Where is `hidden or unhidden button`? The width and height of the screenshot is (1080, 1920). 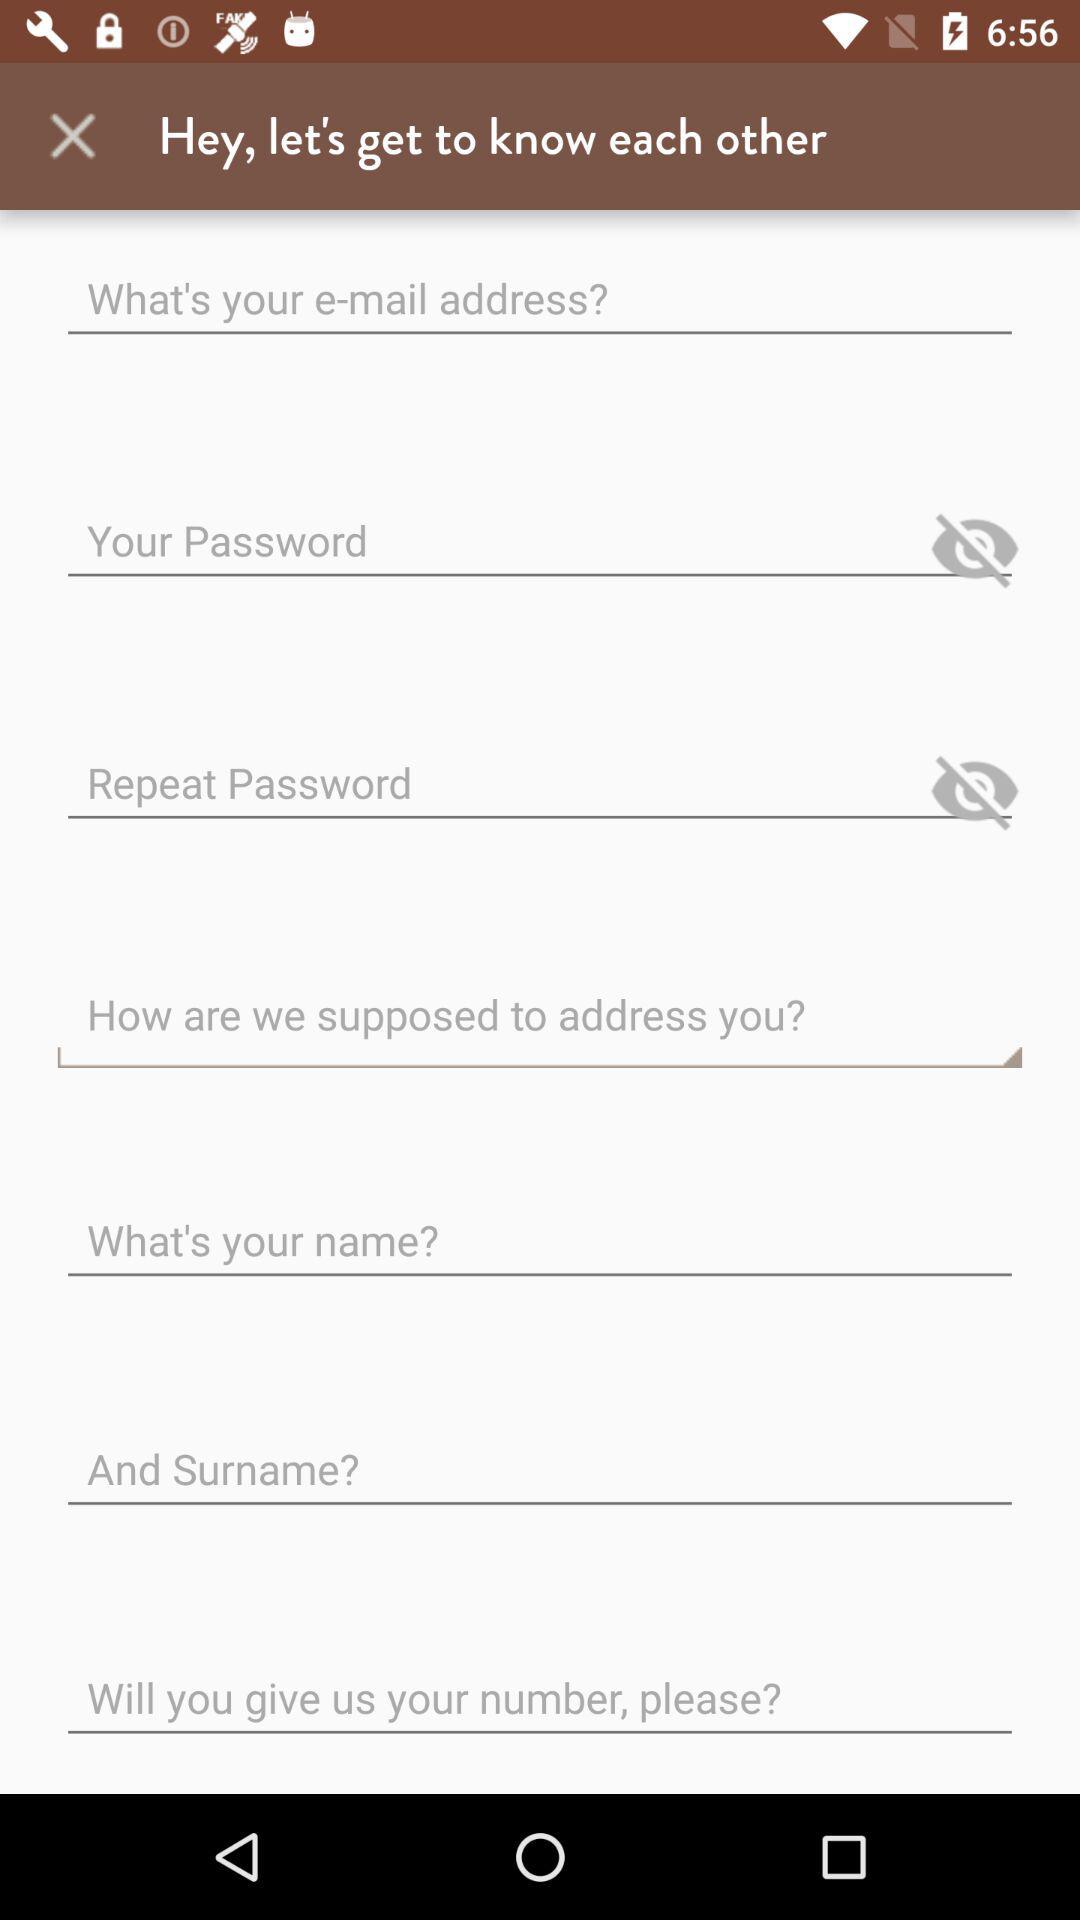 hidden or unhidden button is located at coordinates (974, 548).